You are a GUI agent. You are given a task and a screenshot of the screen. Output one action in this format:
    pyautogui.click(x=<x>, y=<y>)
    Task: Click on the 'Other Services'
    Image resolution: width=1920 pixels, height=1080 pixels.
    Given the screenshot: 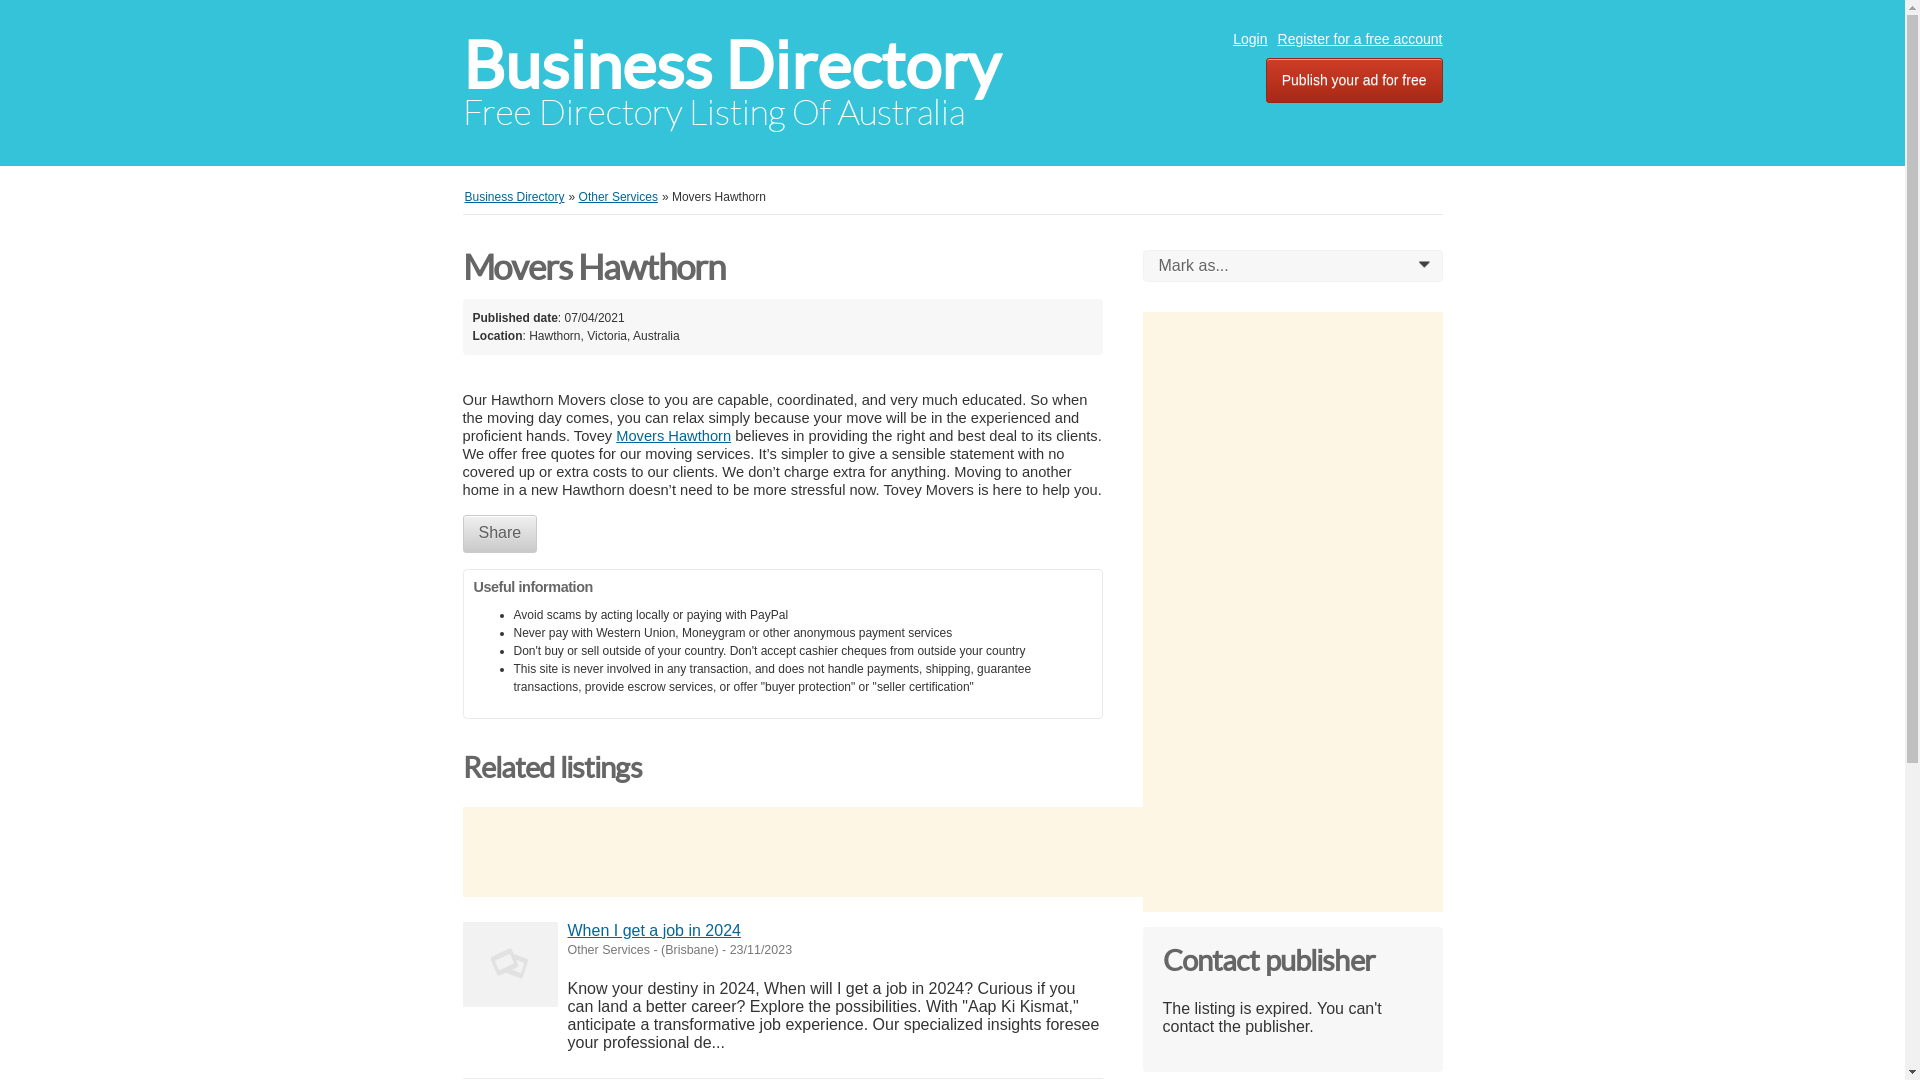 What is the action you would take?
    pyautogui.click(x=617, y=196)
    